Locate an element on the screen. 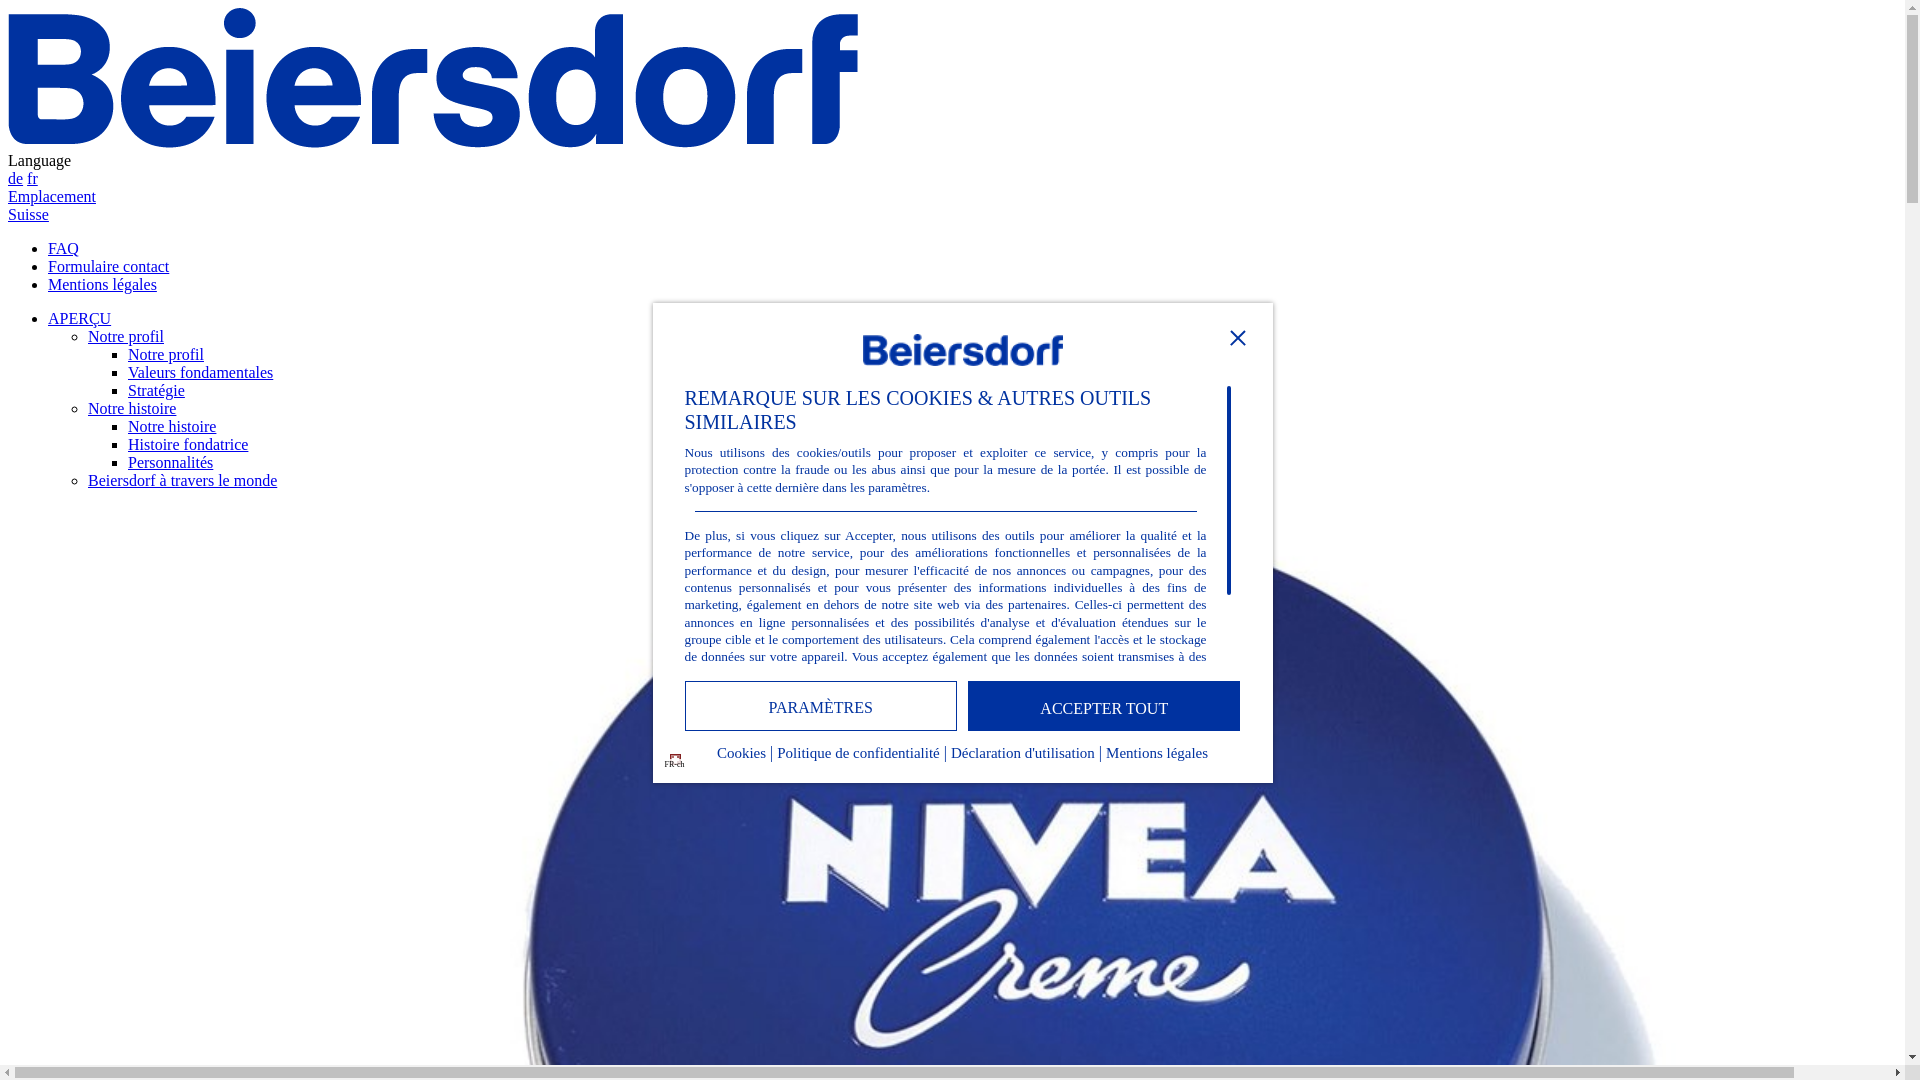 This screenshot has height=1080, width=1920. 'Formulaire contact' is located at coordinates (107, 265).